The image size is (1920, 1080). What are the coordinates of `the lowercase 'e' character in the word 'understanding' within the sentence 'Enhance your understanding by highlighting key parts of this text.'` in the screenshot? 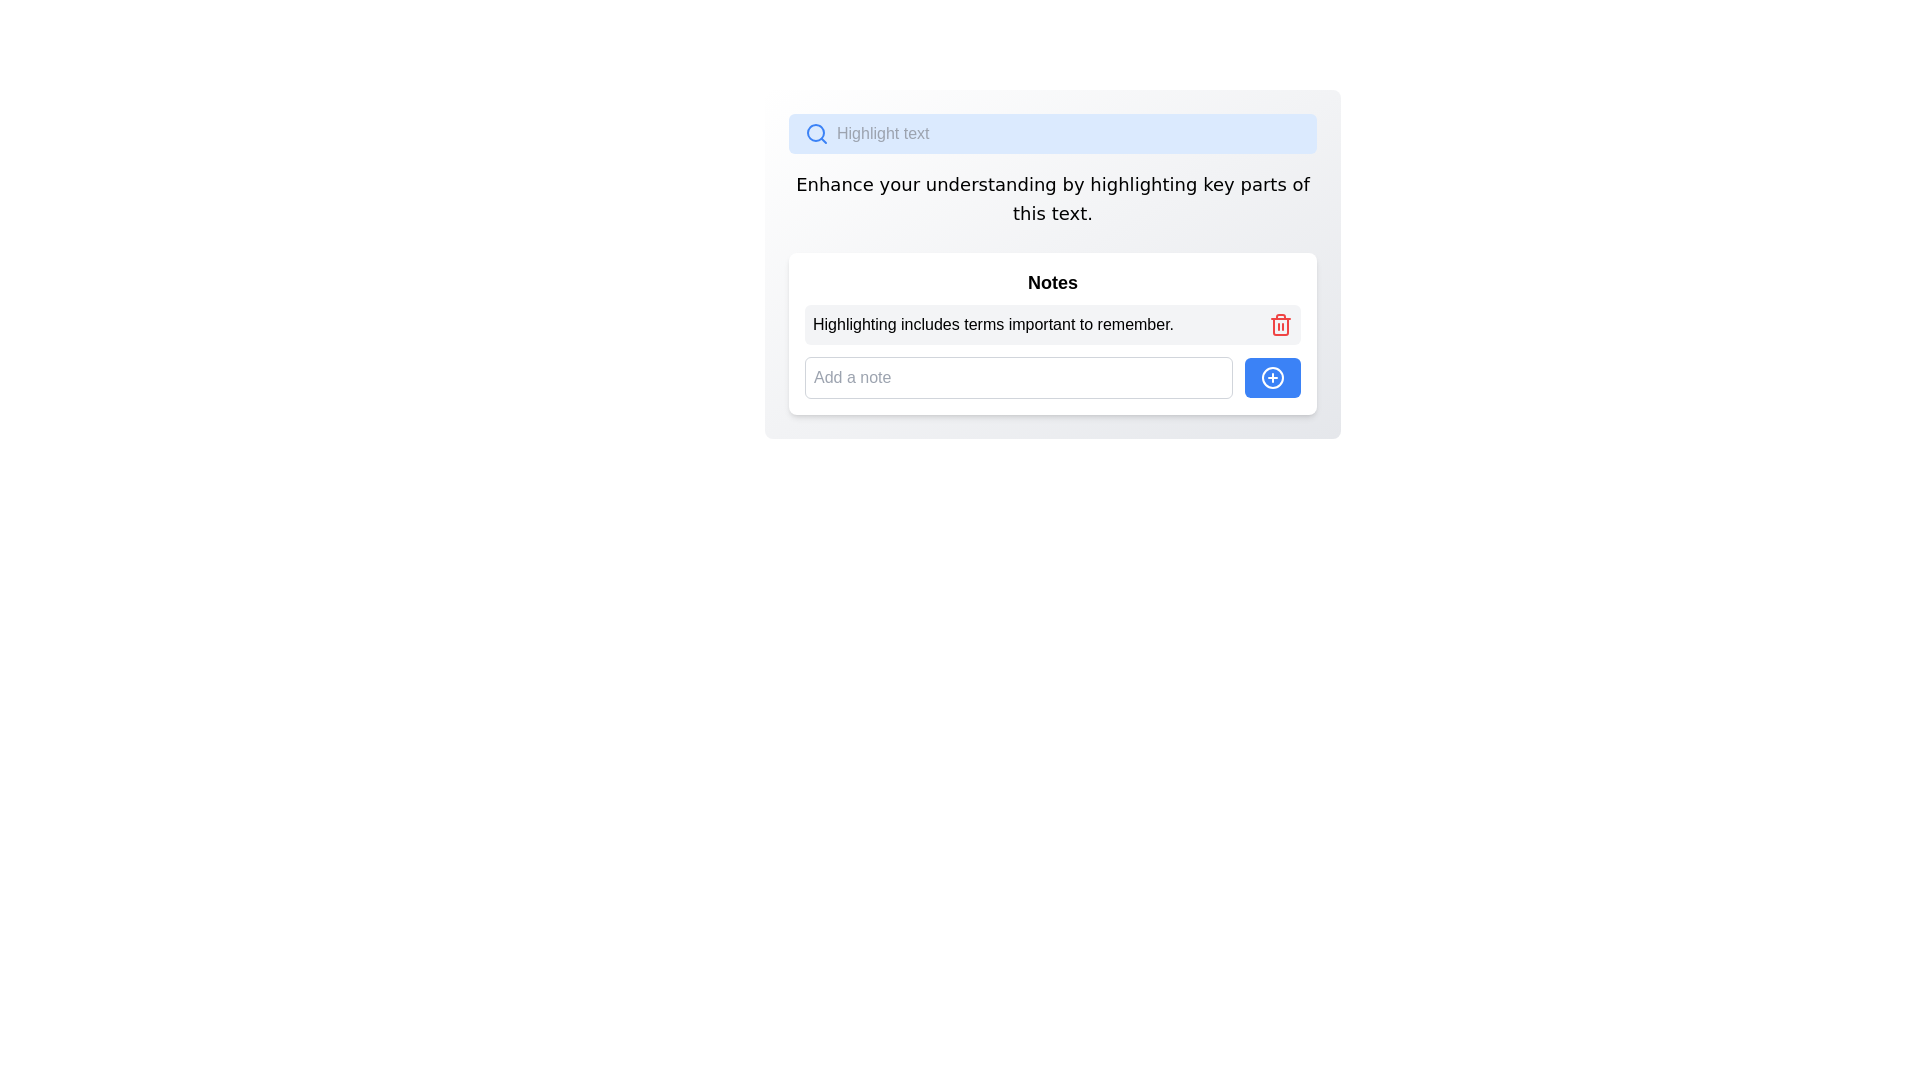 It's located at (965, 184).